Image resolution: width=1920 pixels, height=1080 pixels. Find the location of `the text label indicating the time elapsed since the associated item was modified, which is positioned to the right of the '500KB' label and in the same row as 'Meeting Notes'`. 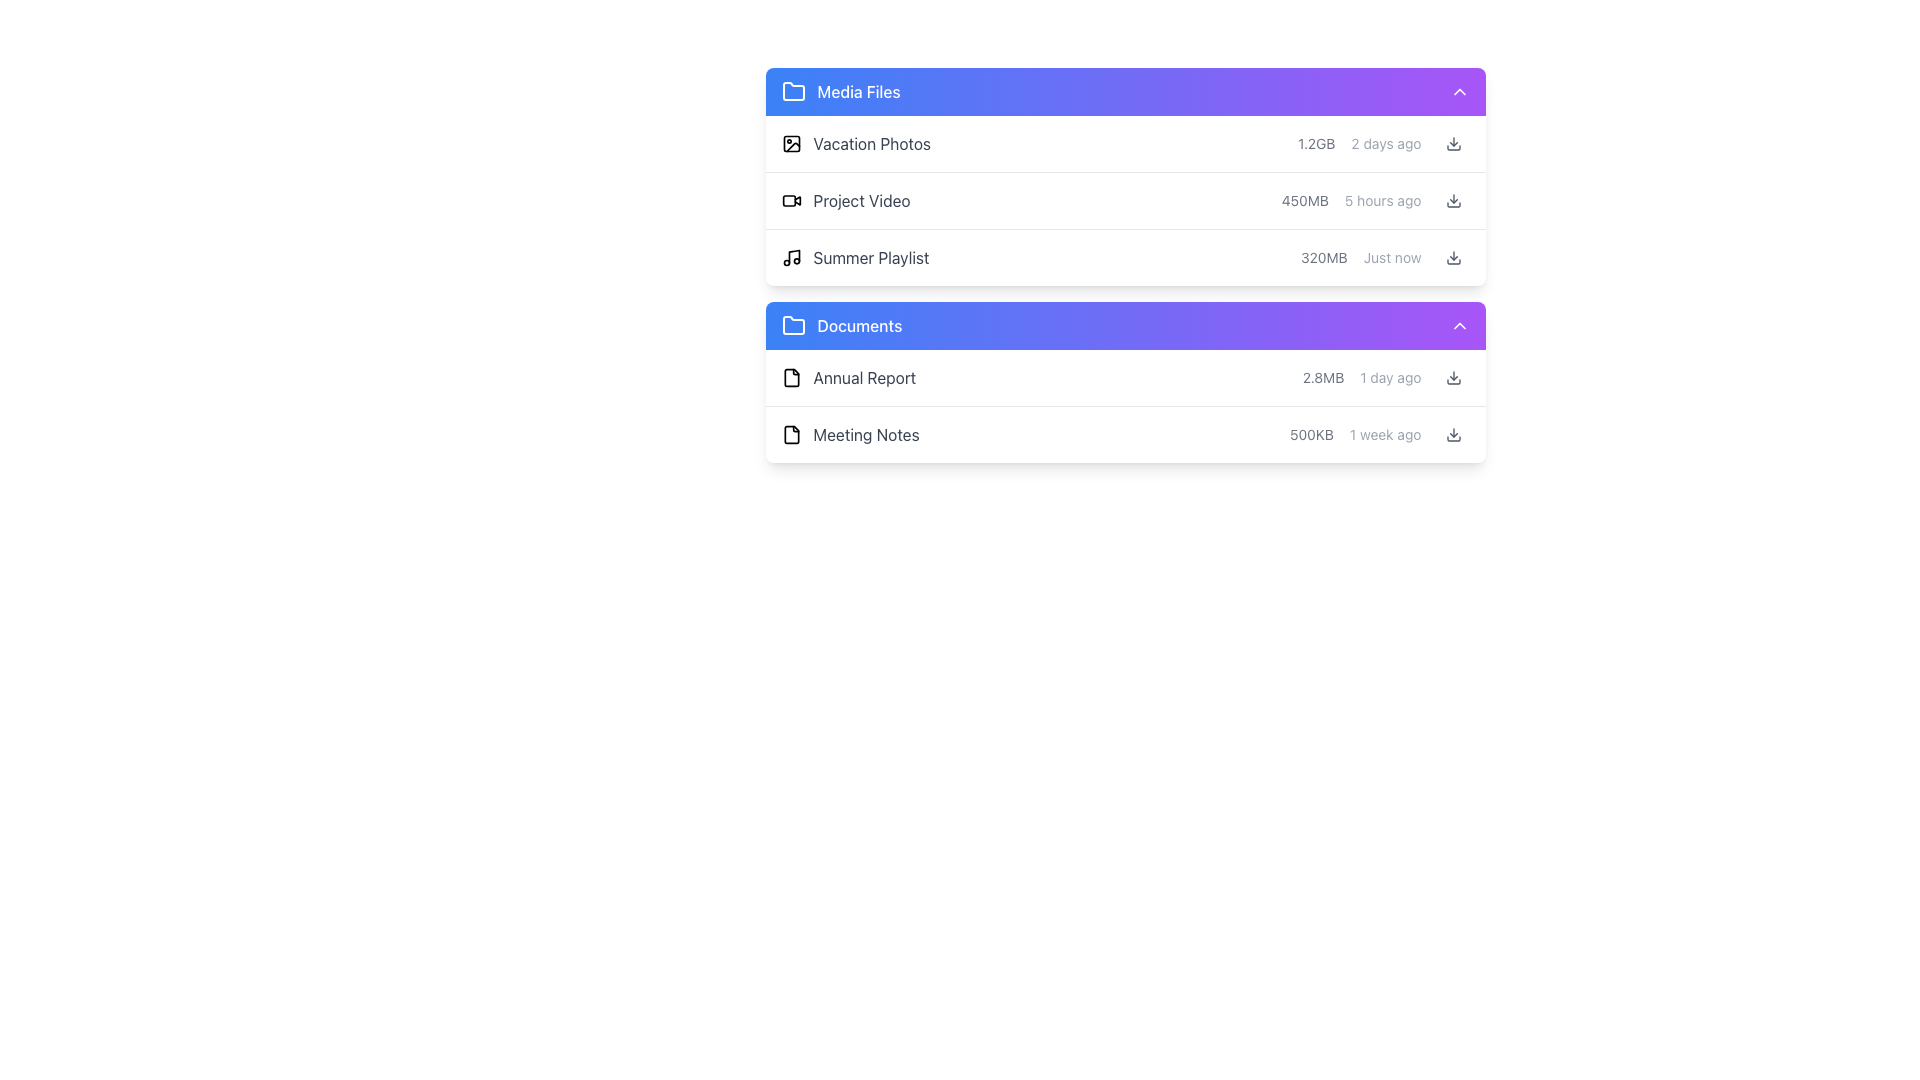

the text label indicating the time elapsed since the associated item was modified, which is positioned to the right of the '500KB' label and in the same row as 'Meeting Notes' is located at coordinates (1384, 434).